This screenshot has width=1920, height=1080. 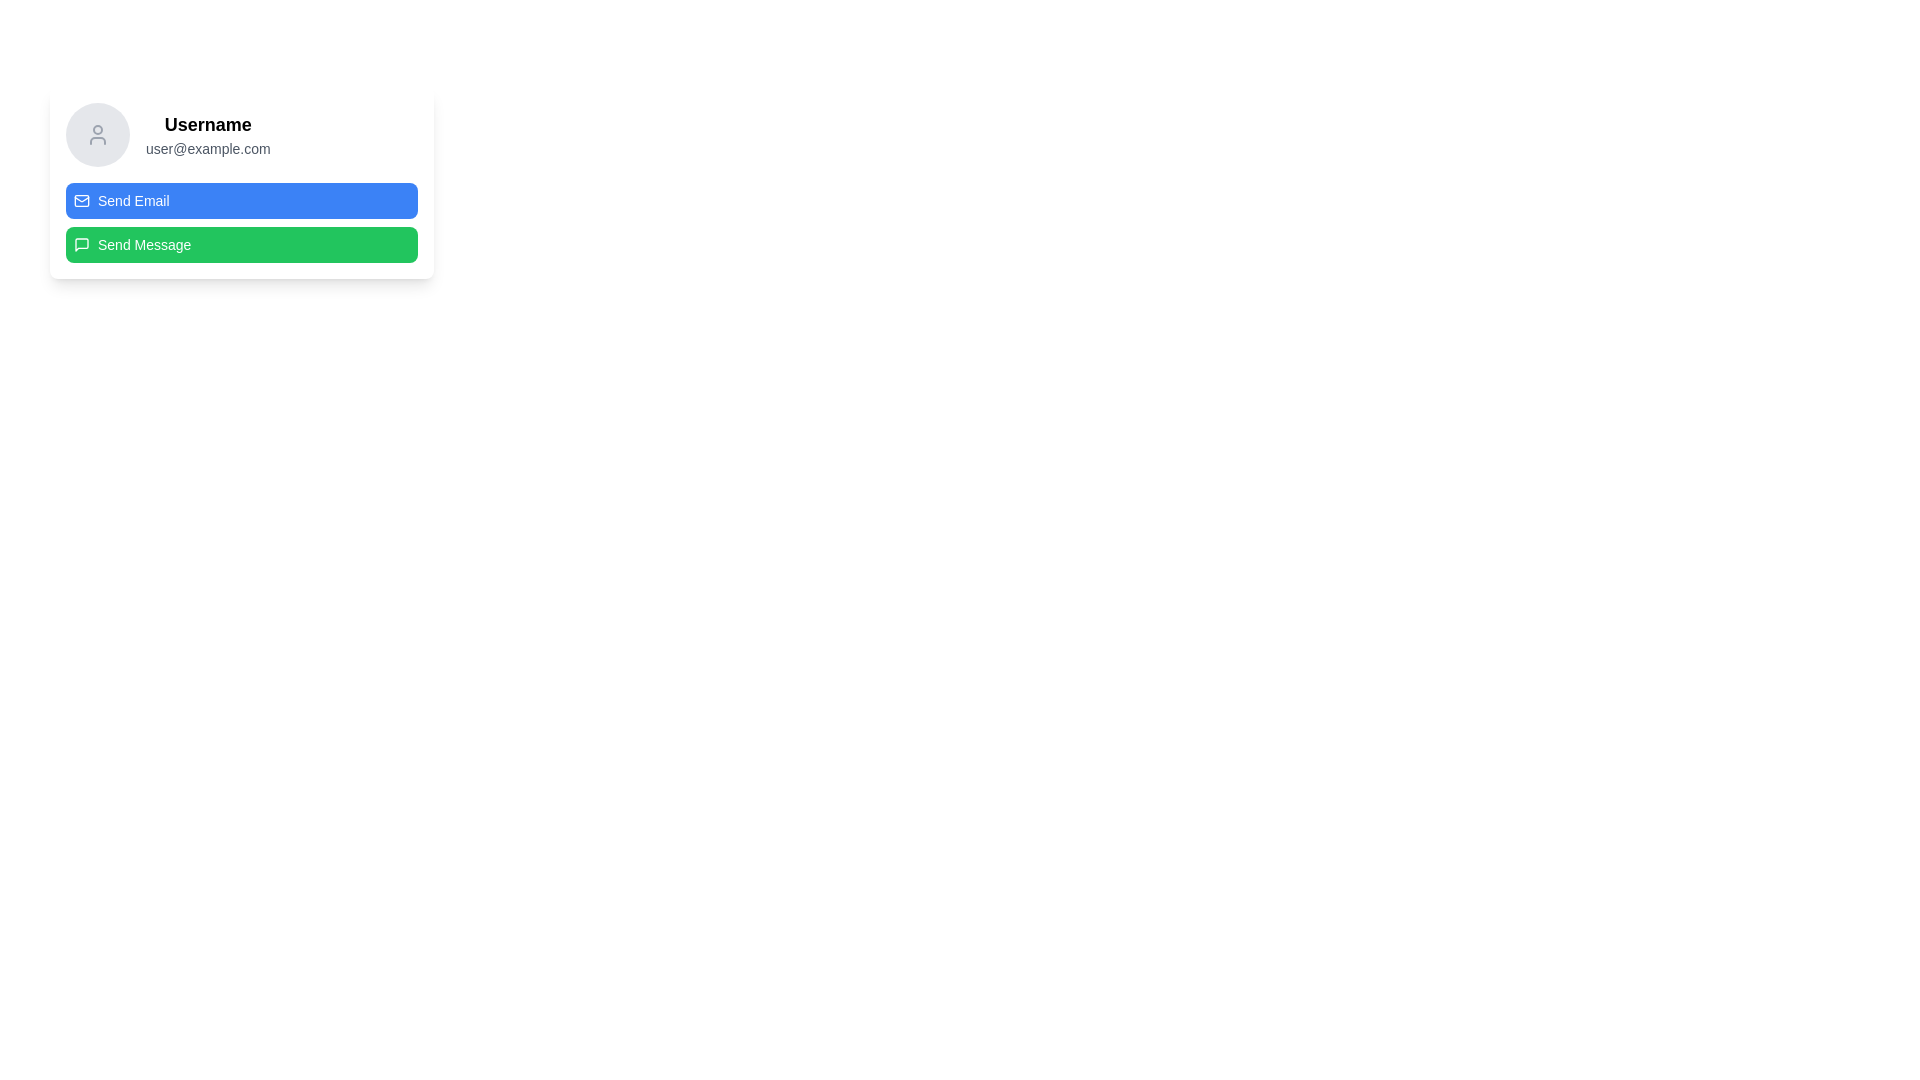 I want to click on the chat bubble icon with a green background located inside the 'Send Message' button at the bottom of the user card interface, so click(x=80, y=244).